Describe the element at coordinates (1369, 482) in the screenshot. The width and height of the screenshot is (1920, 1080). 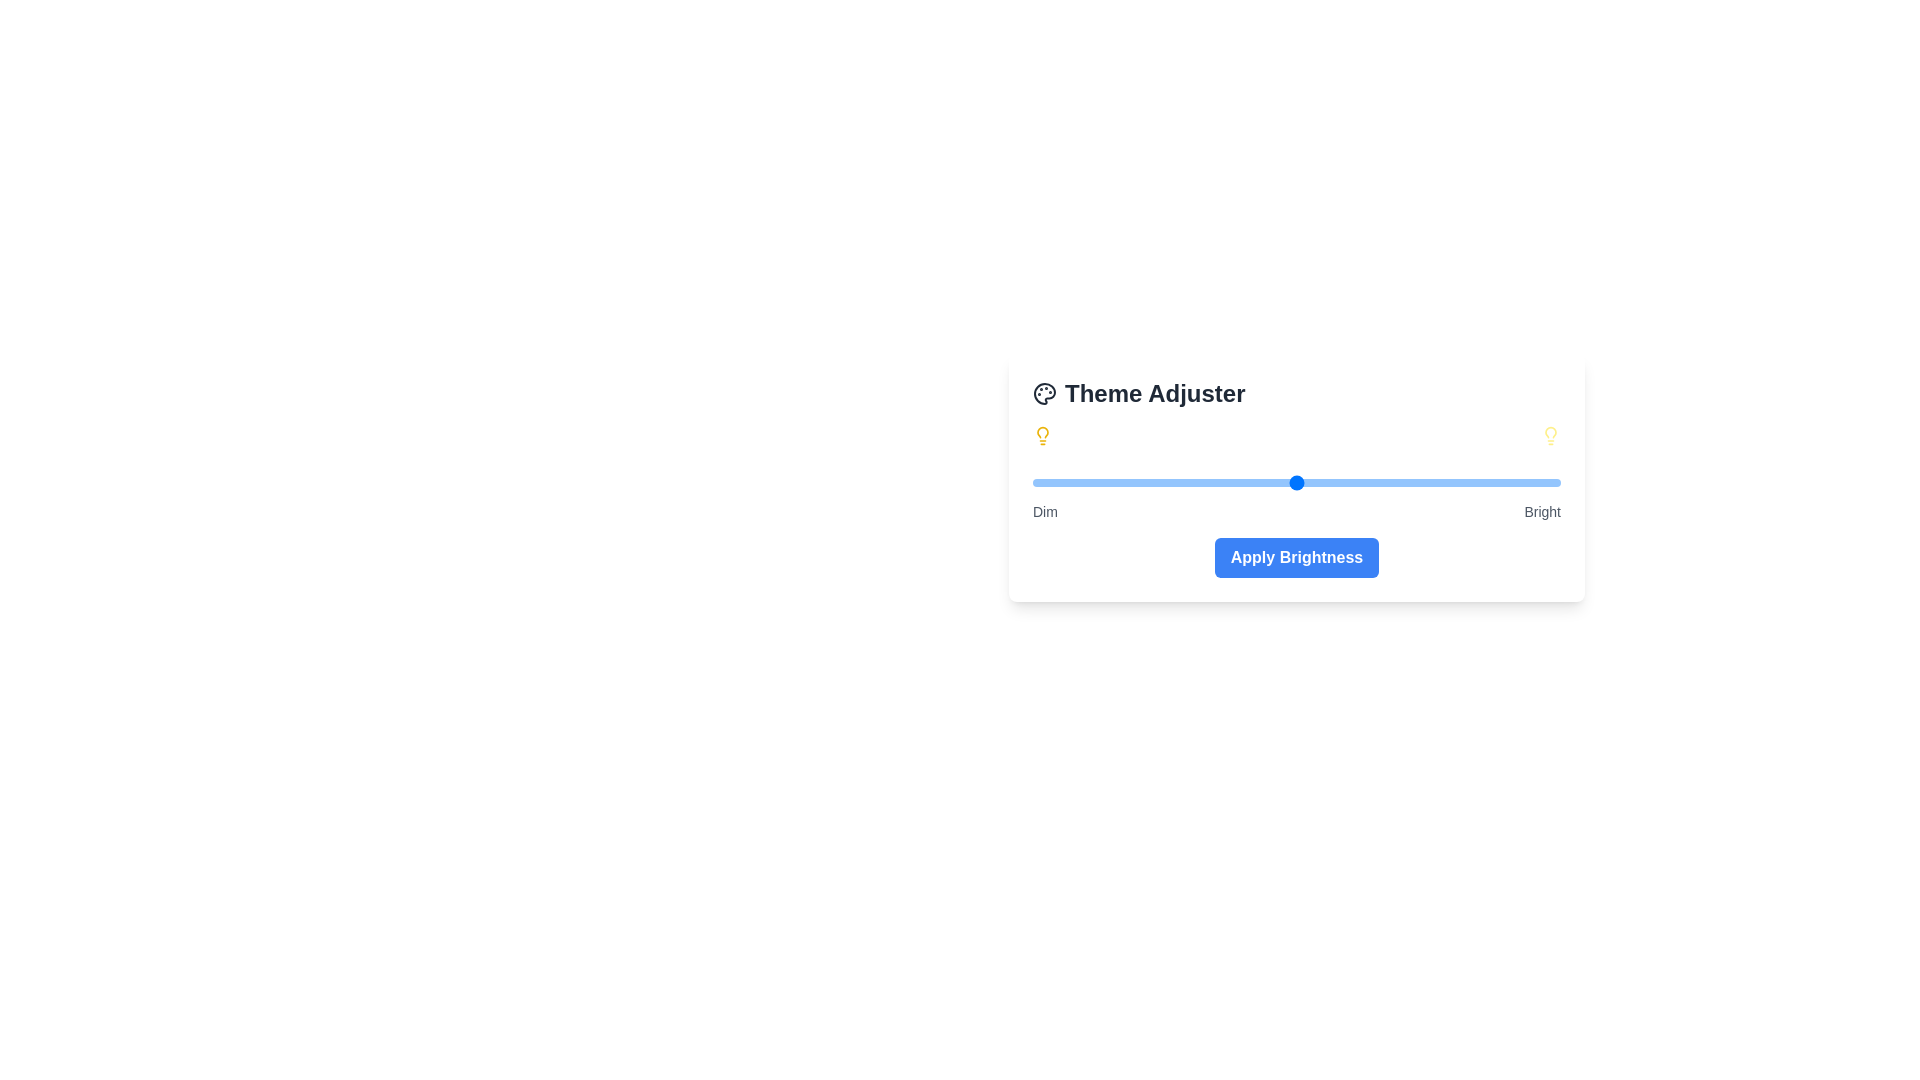
I see `the brightness slider to a specific value 64` at that location.